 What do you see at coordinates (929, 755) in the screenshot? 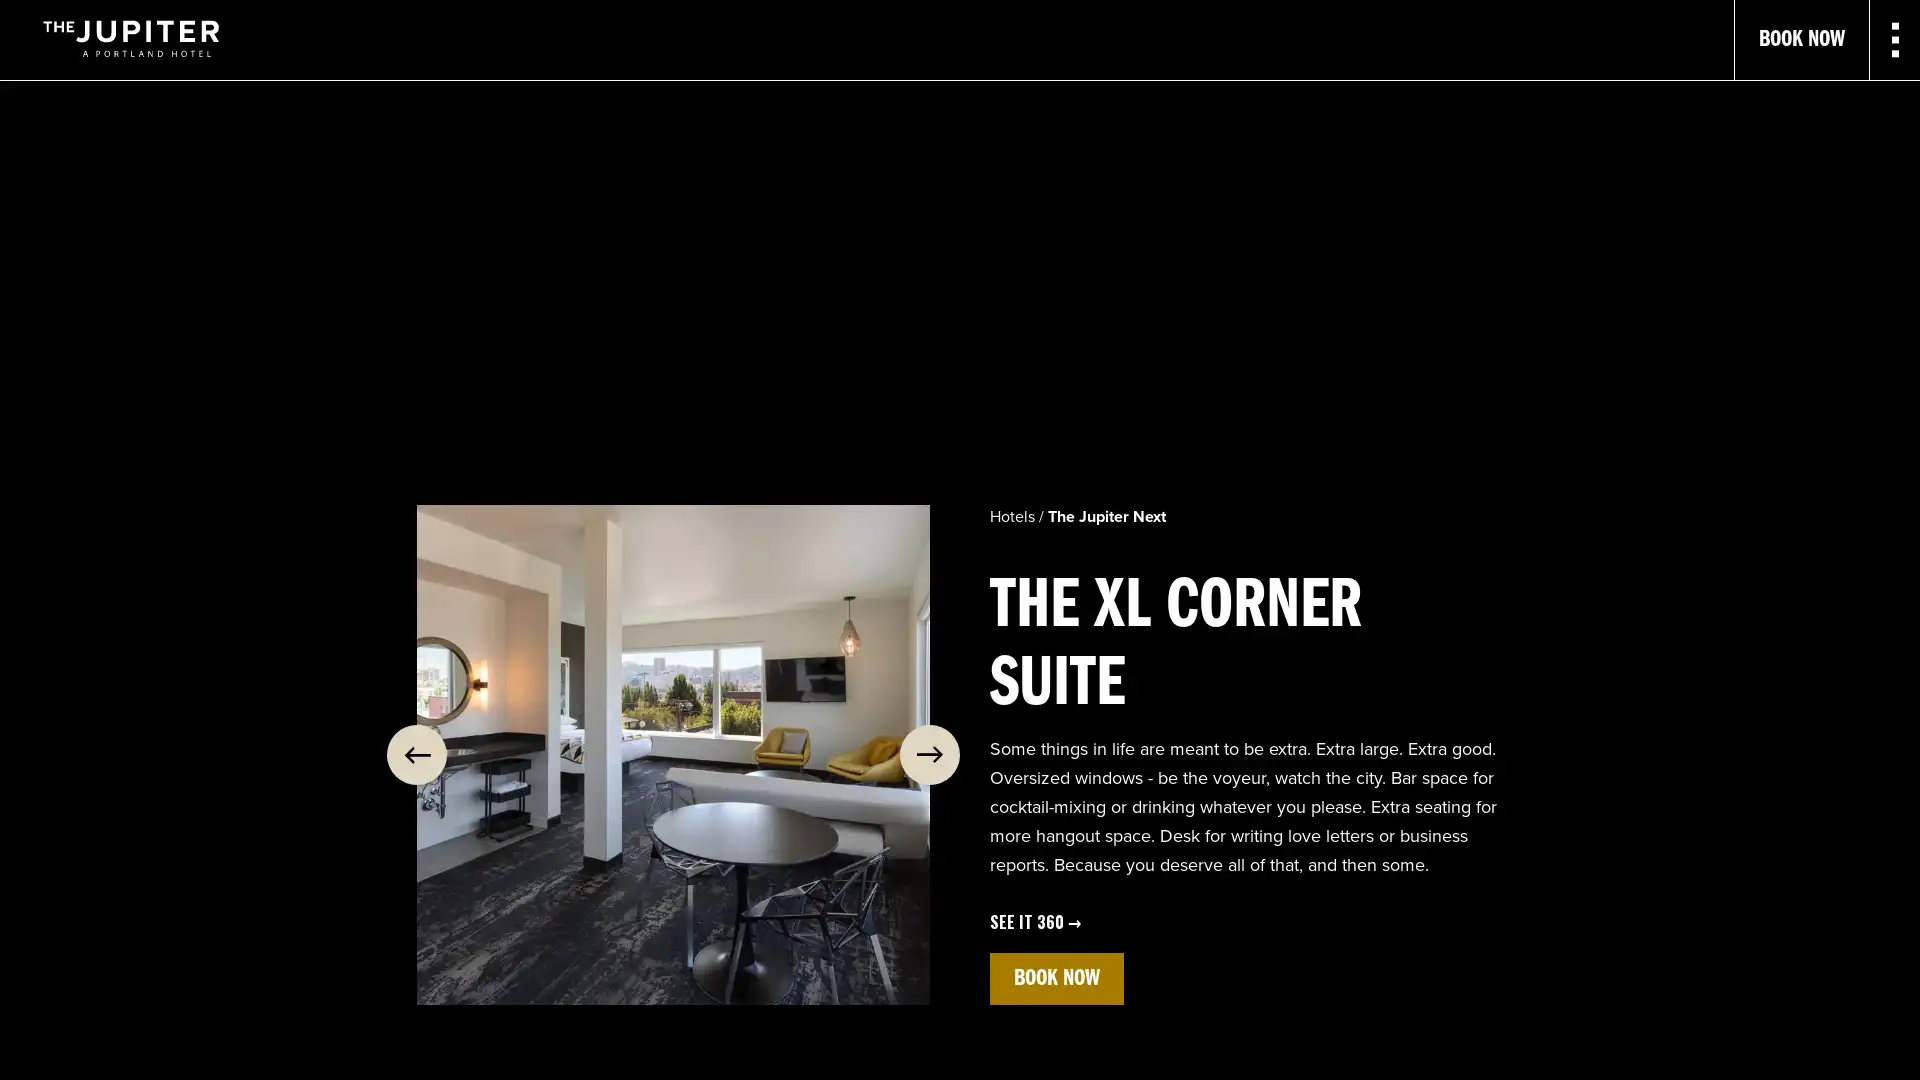
I see `next slide` at bounding box center [929, 755].